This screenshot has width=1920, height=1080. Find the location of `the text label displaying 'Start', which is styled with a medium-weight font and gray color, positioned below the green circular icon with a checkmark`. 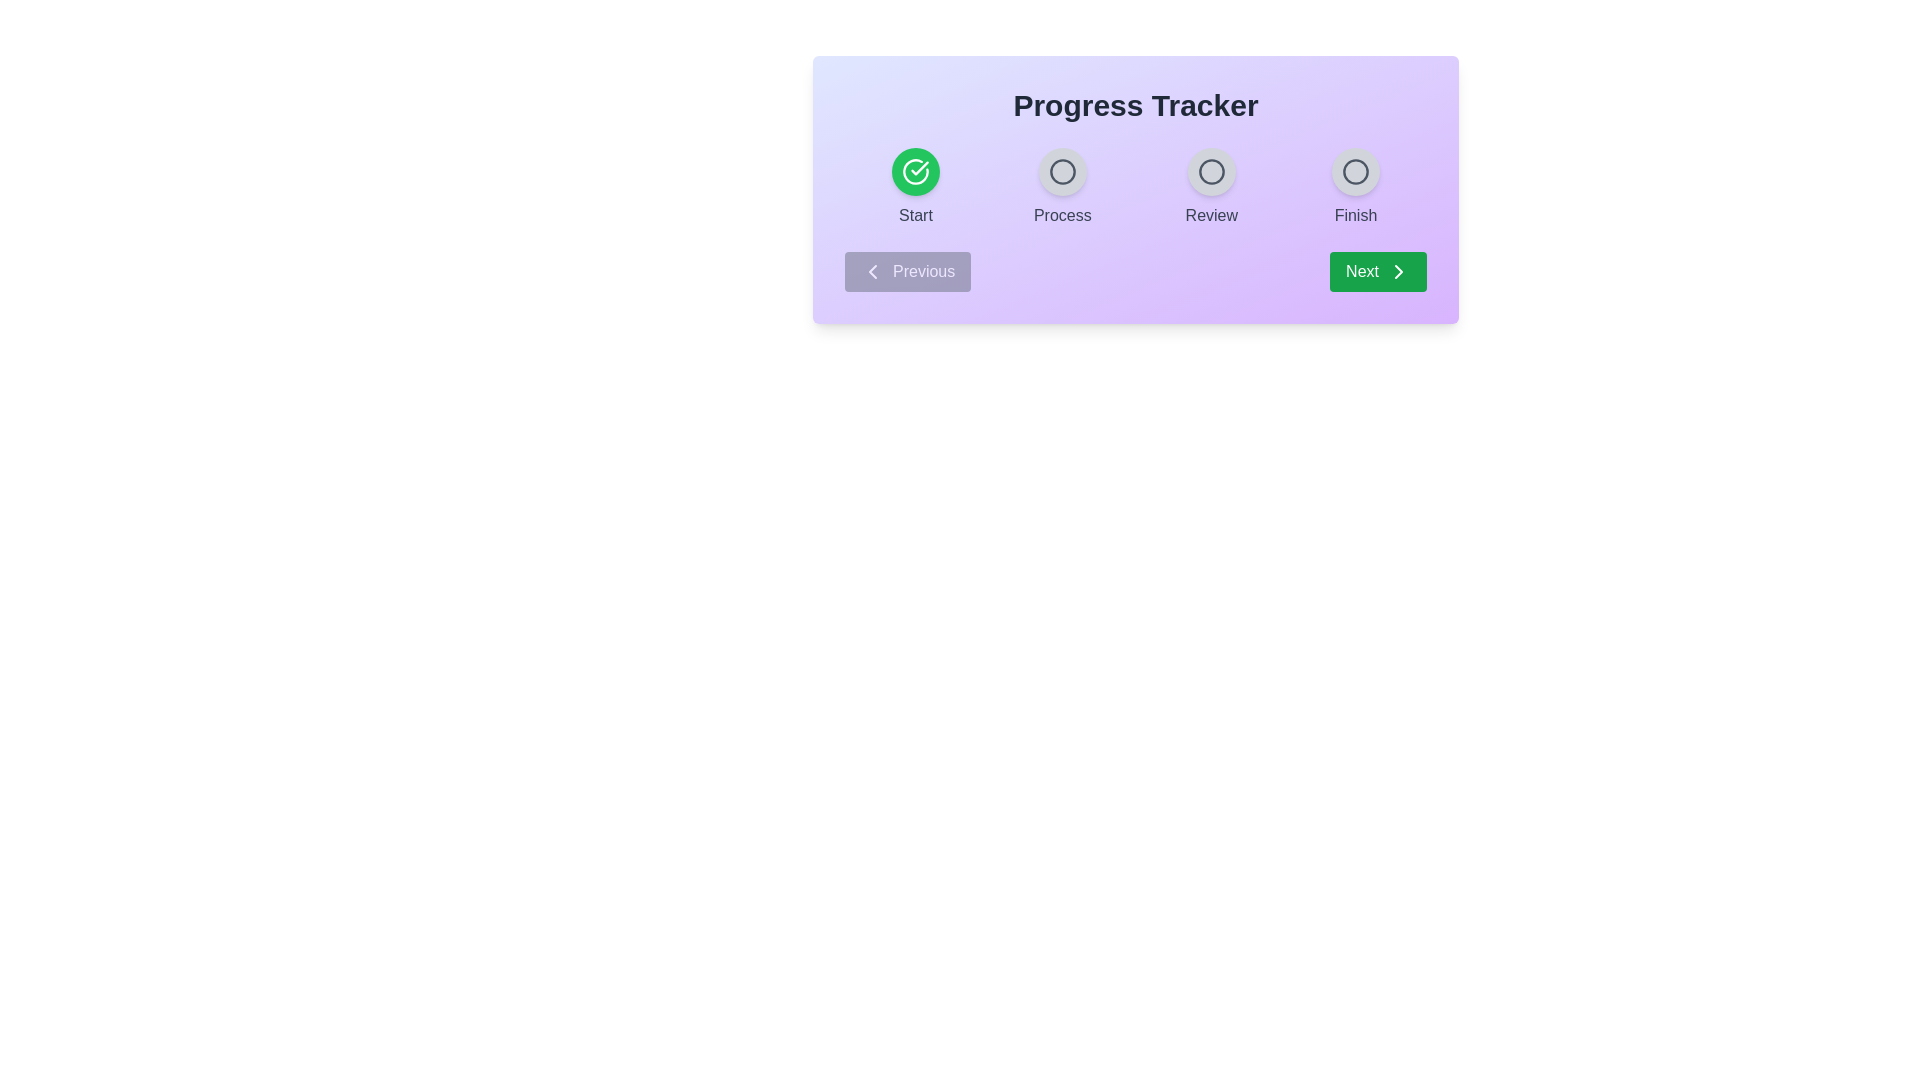

the text label displaying 'Start', which is styled with a medium-weight font and gray color, positioned below the green circular icon with a checkmark is located at coordinates (915, 216).